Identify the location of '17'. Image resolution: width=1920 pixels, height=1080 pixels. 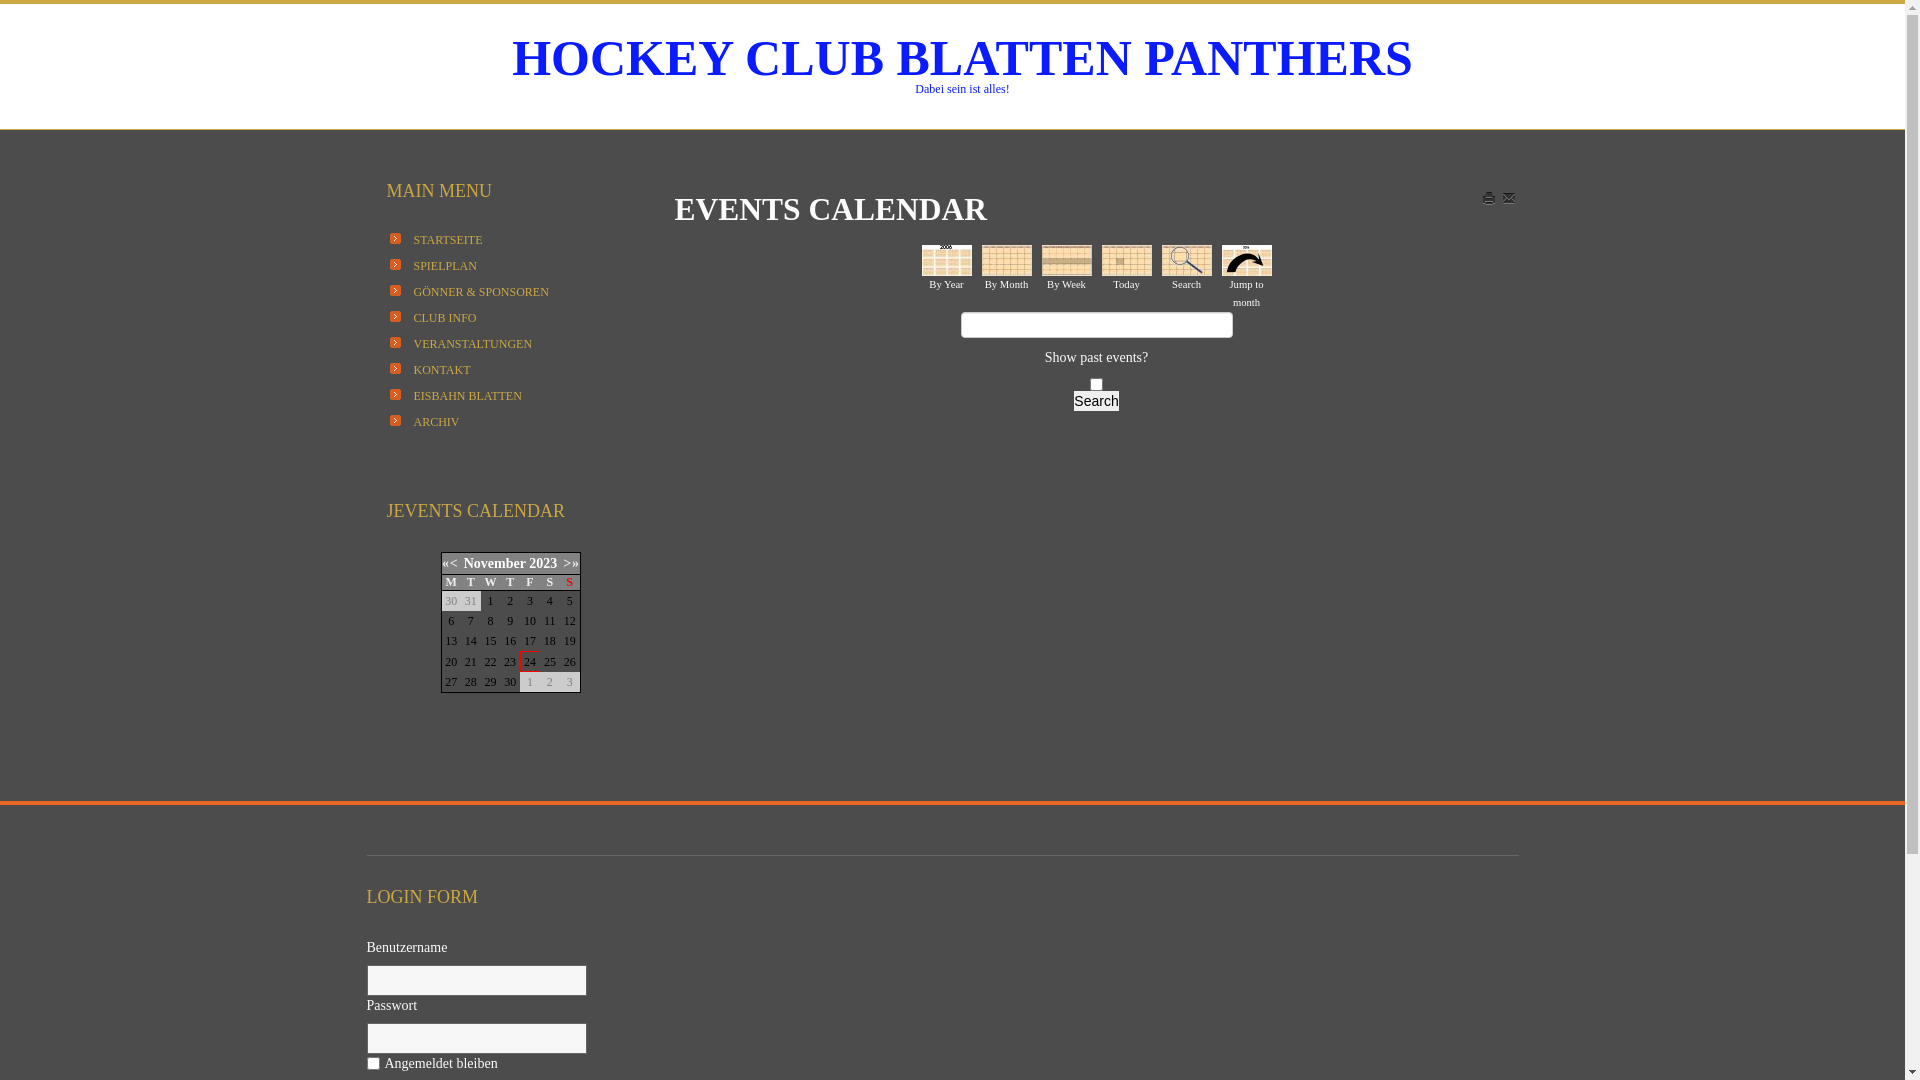
(523, 640).